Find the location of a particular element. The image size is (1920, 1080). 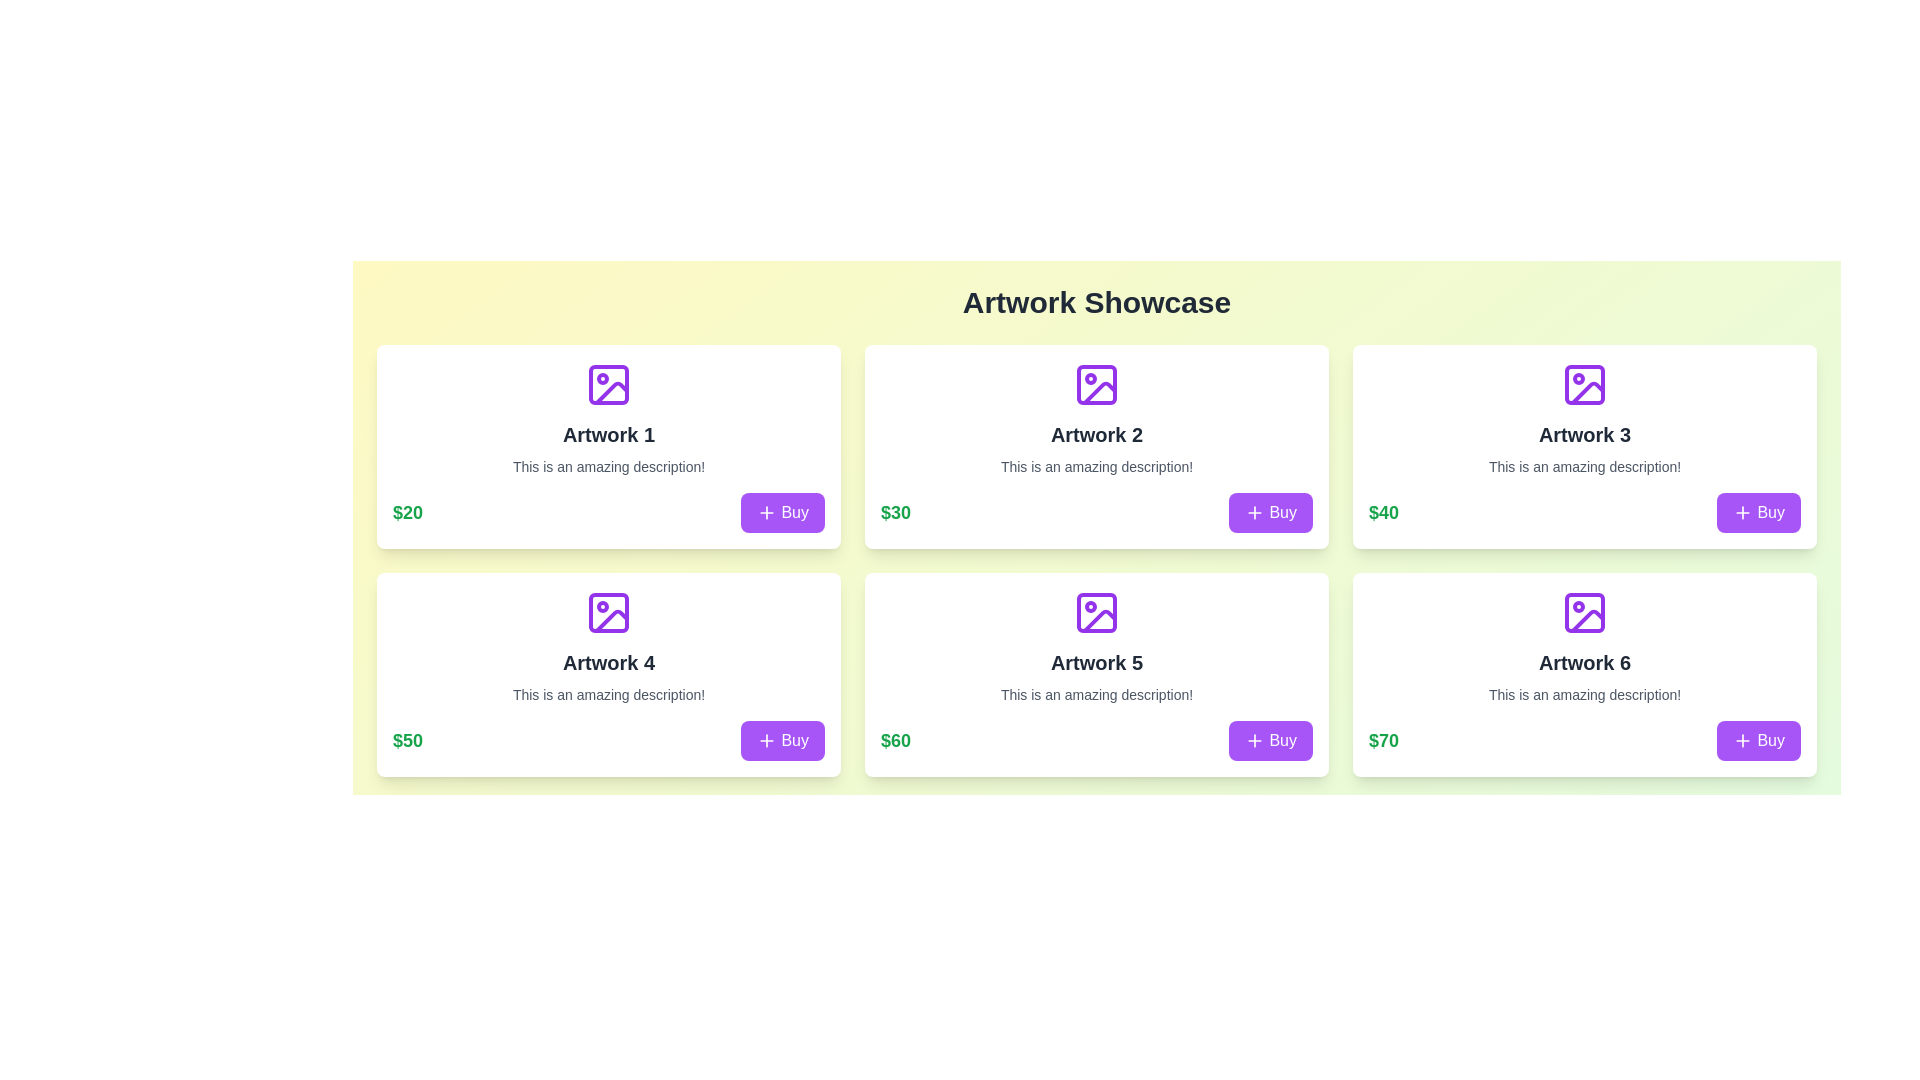

the text block containing the phrase 'This is an amazing description!' located beneath the title 'Artwork 1' in the first card of the grid is located at coordinates (608, 466).